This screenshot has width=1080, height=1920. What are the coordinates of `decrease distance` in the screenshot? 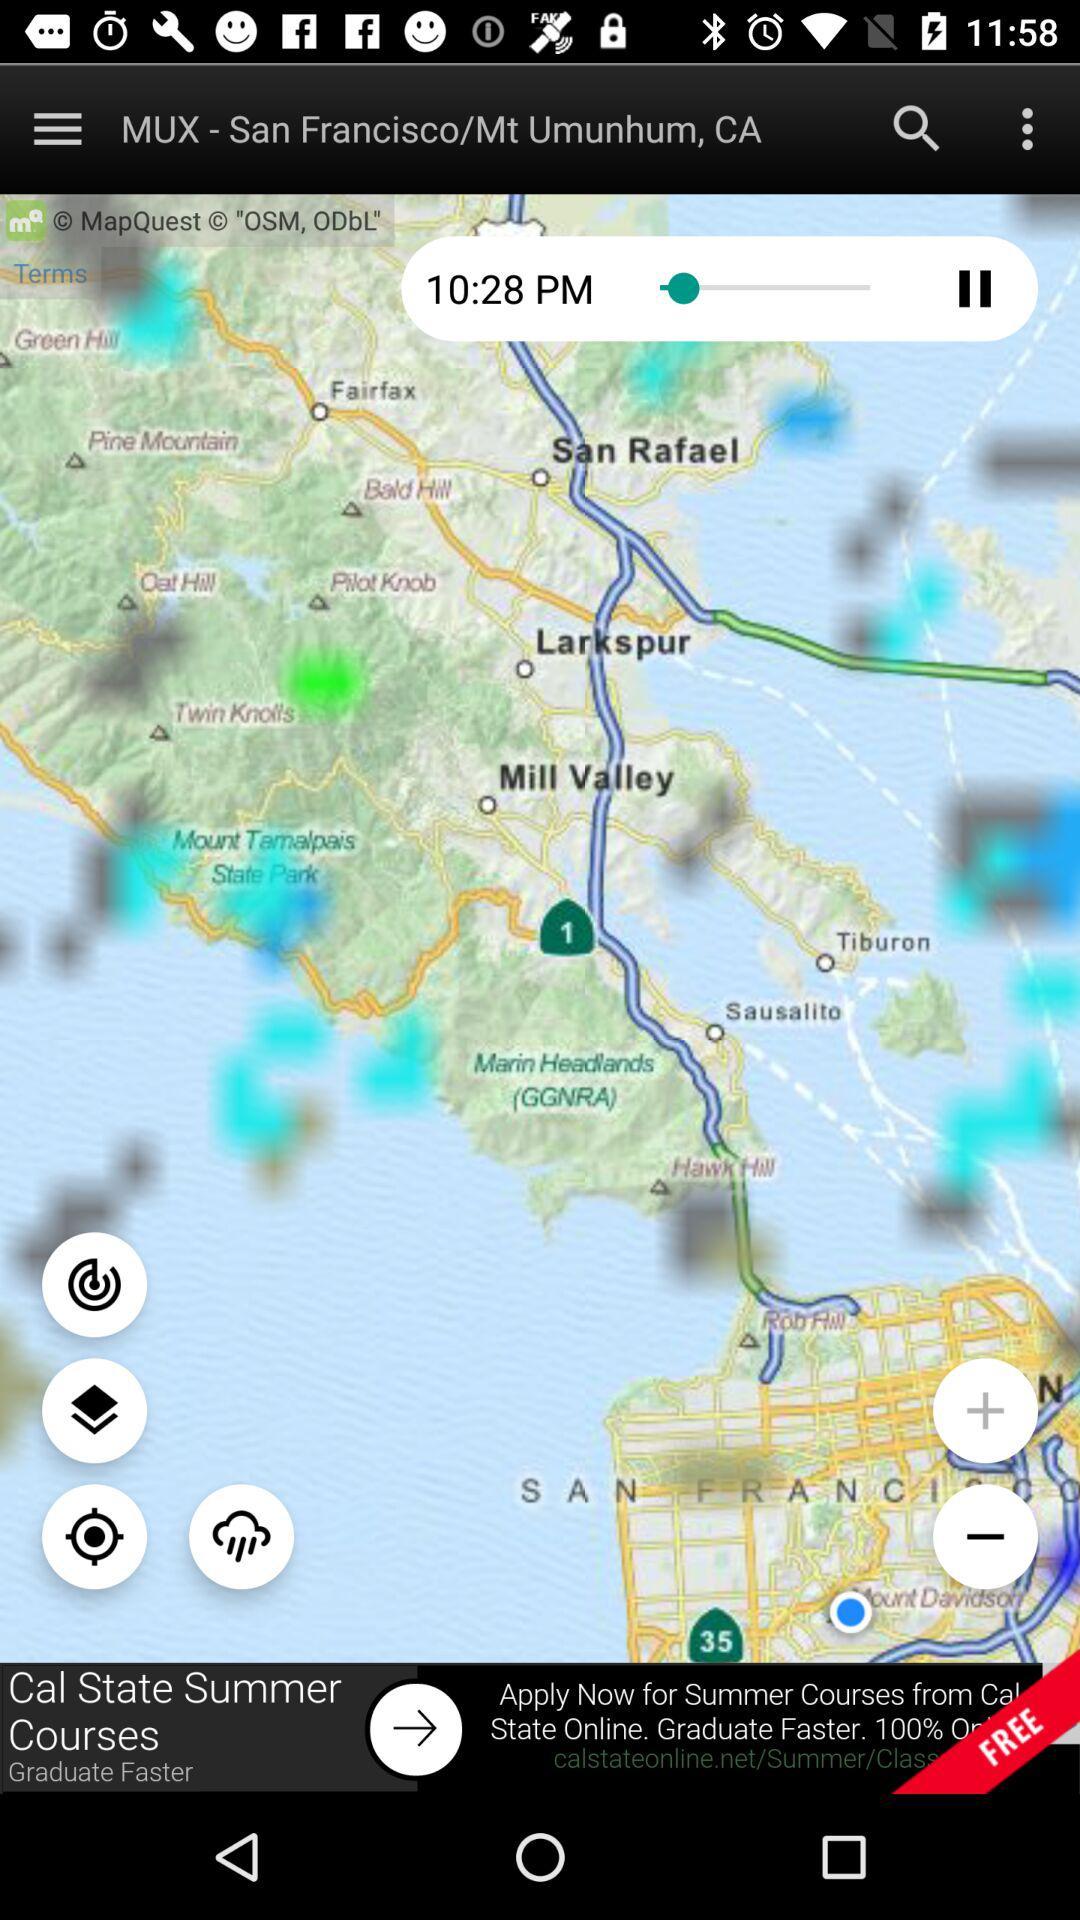 It's located at (984, 1535).